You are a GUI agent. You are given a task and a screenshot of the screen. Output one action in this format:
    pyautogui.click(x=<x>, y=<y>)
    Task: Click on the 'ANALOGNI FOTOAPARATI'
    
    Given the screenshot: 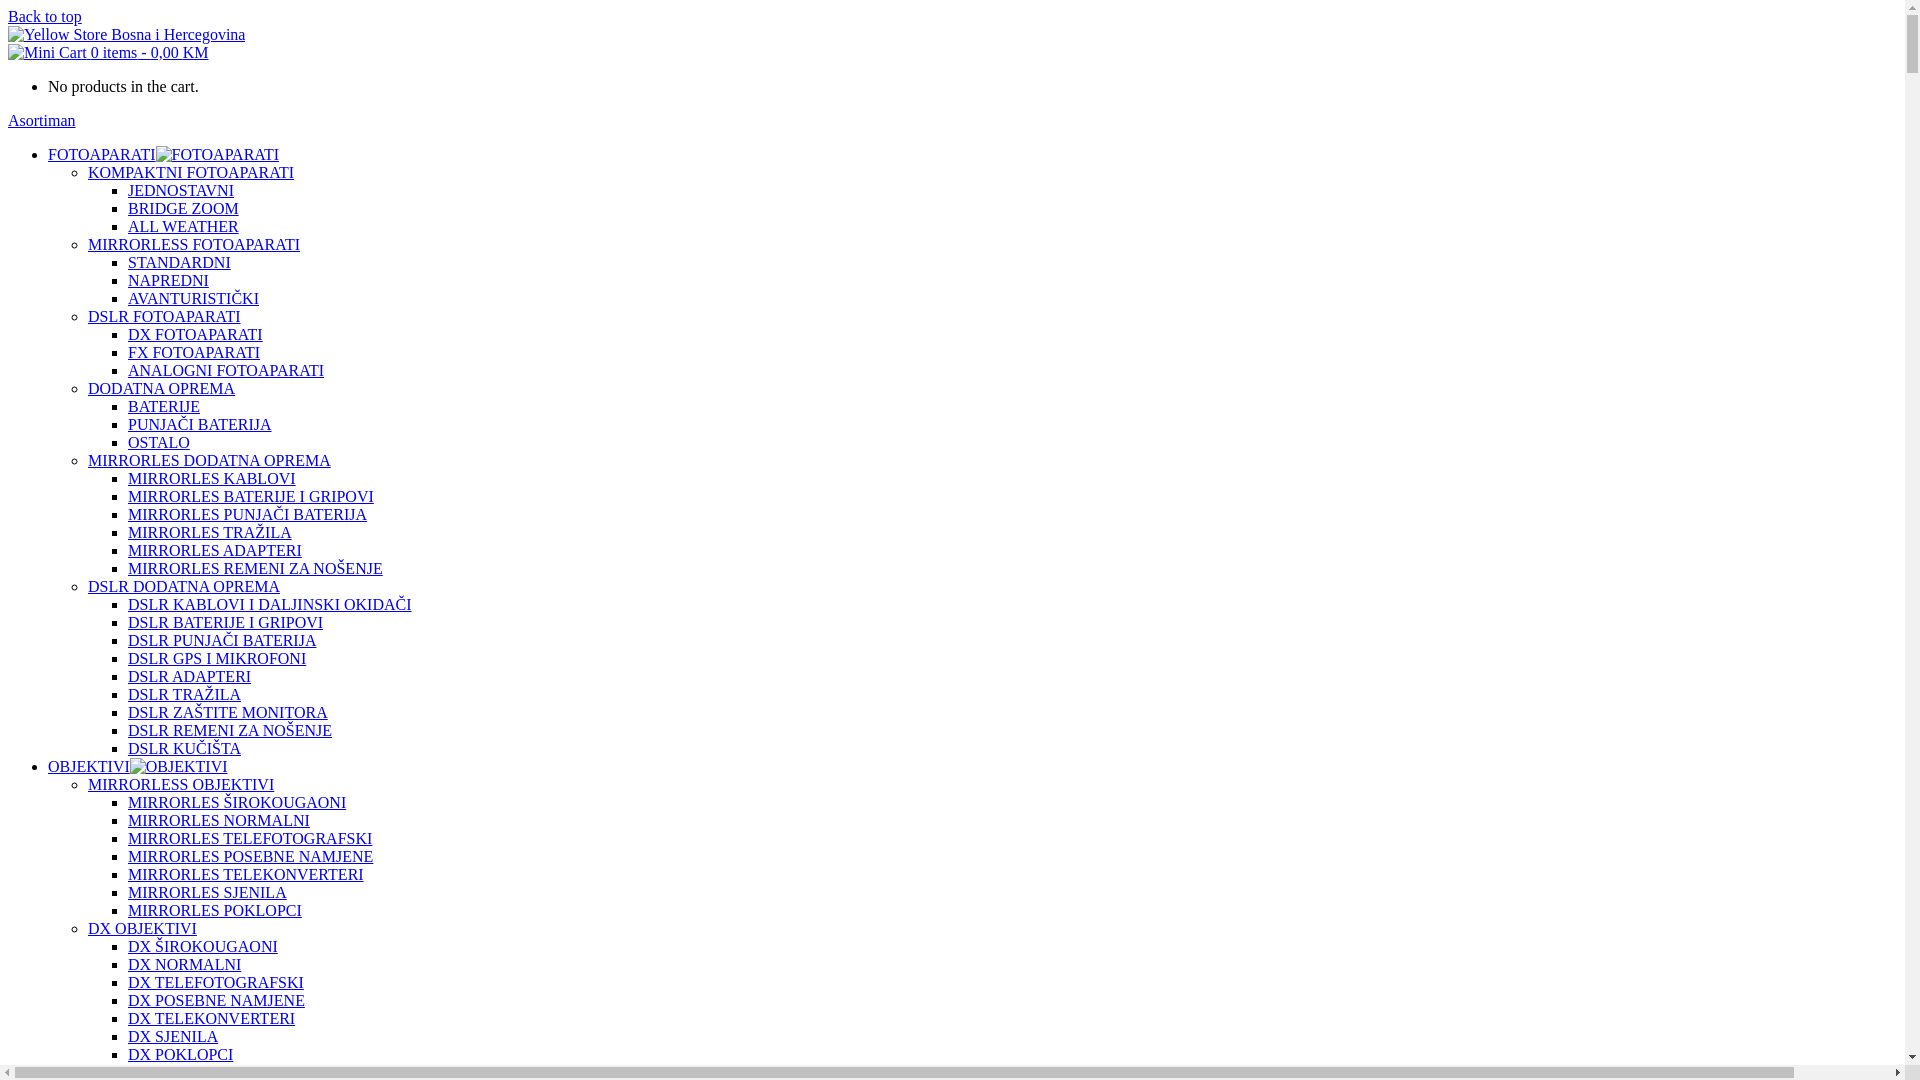 What is the action you would take?
    pyautogui.click(x=225, y=370)
    